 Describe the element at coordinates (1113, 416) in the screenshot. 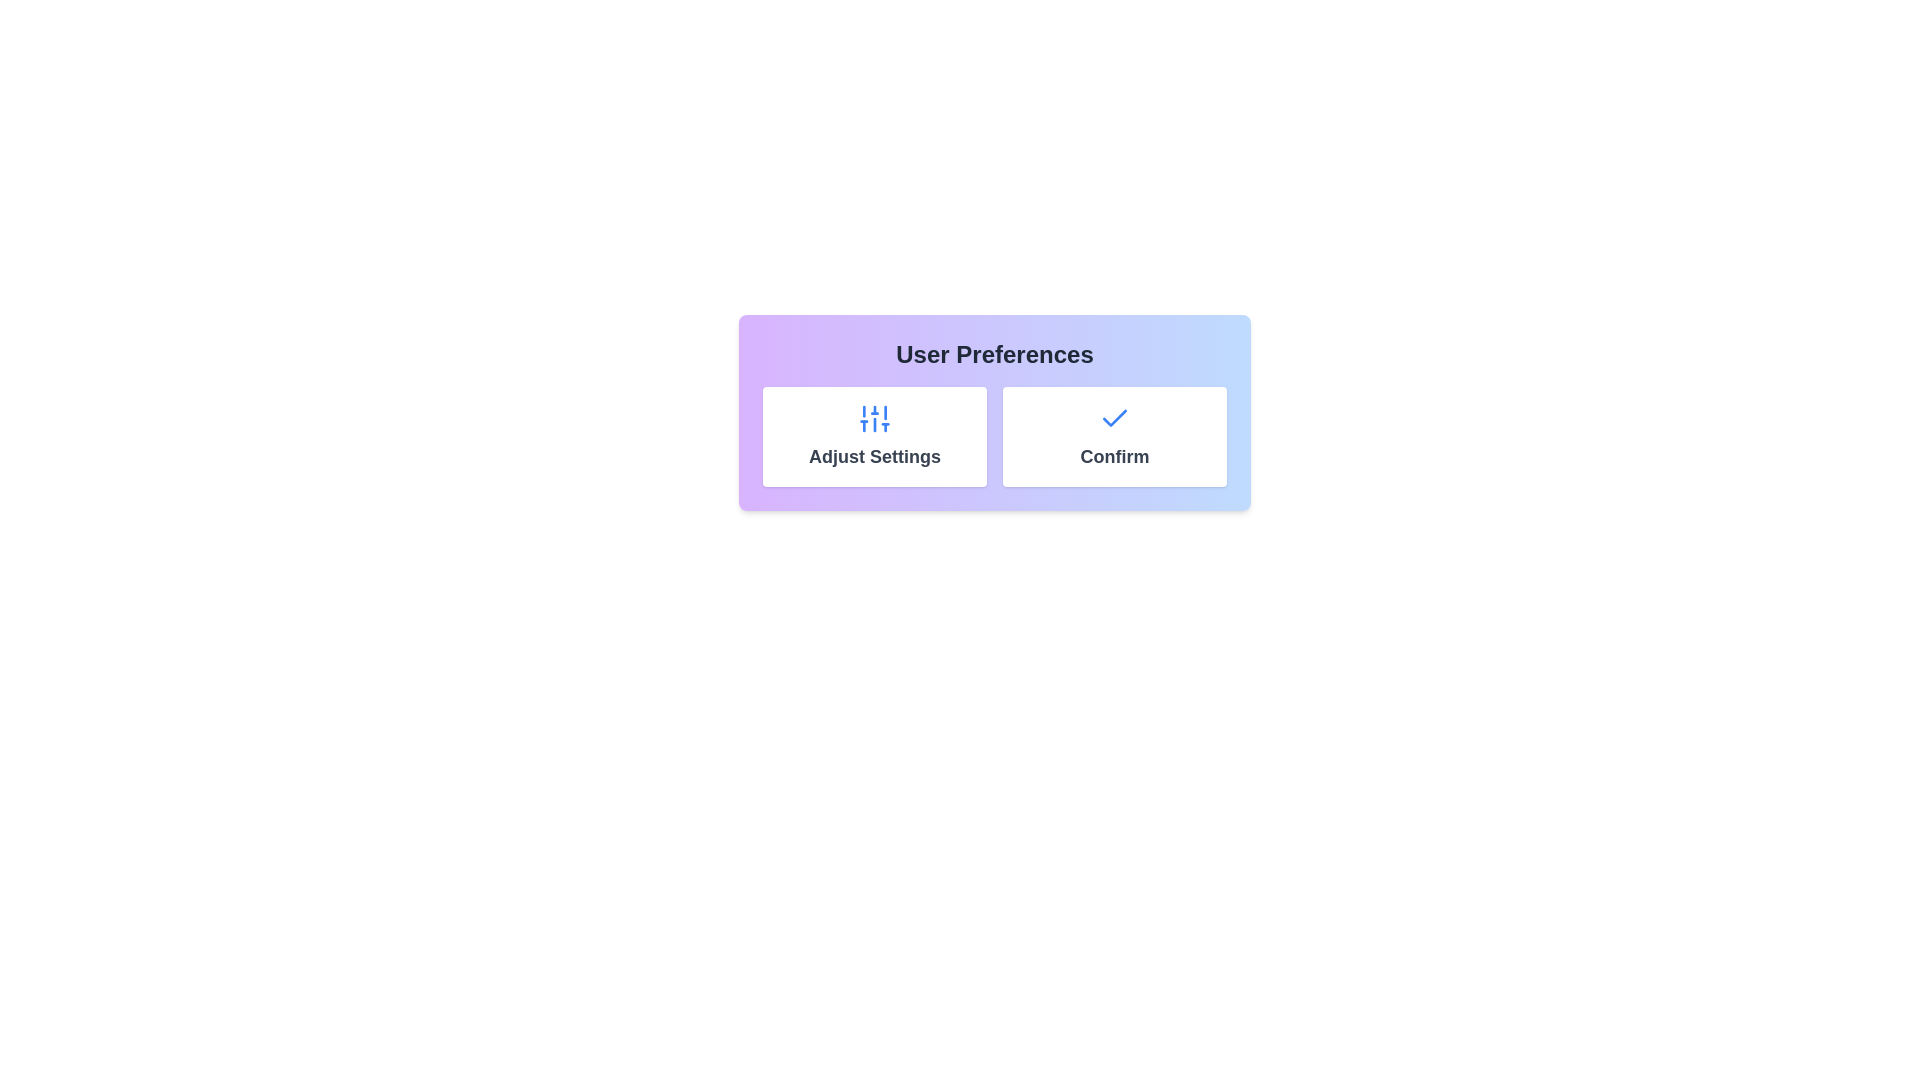

I see `the blue checkmark icon in the 'Confirm' button` at that location.